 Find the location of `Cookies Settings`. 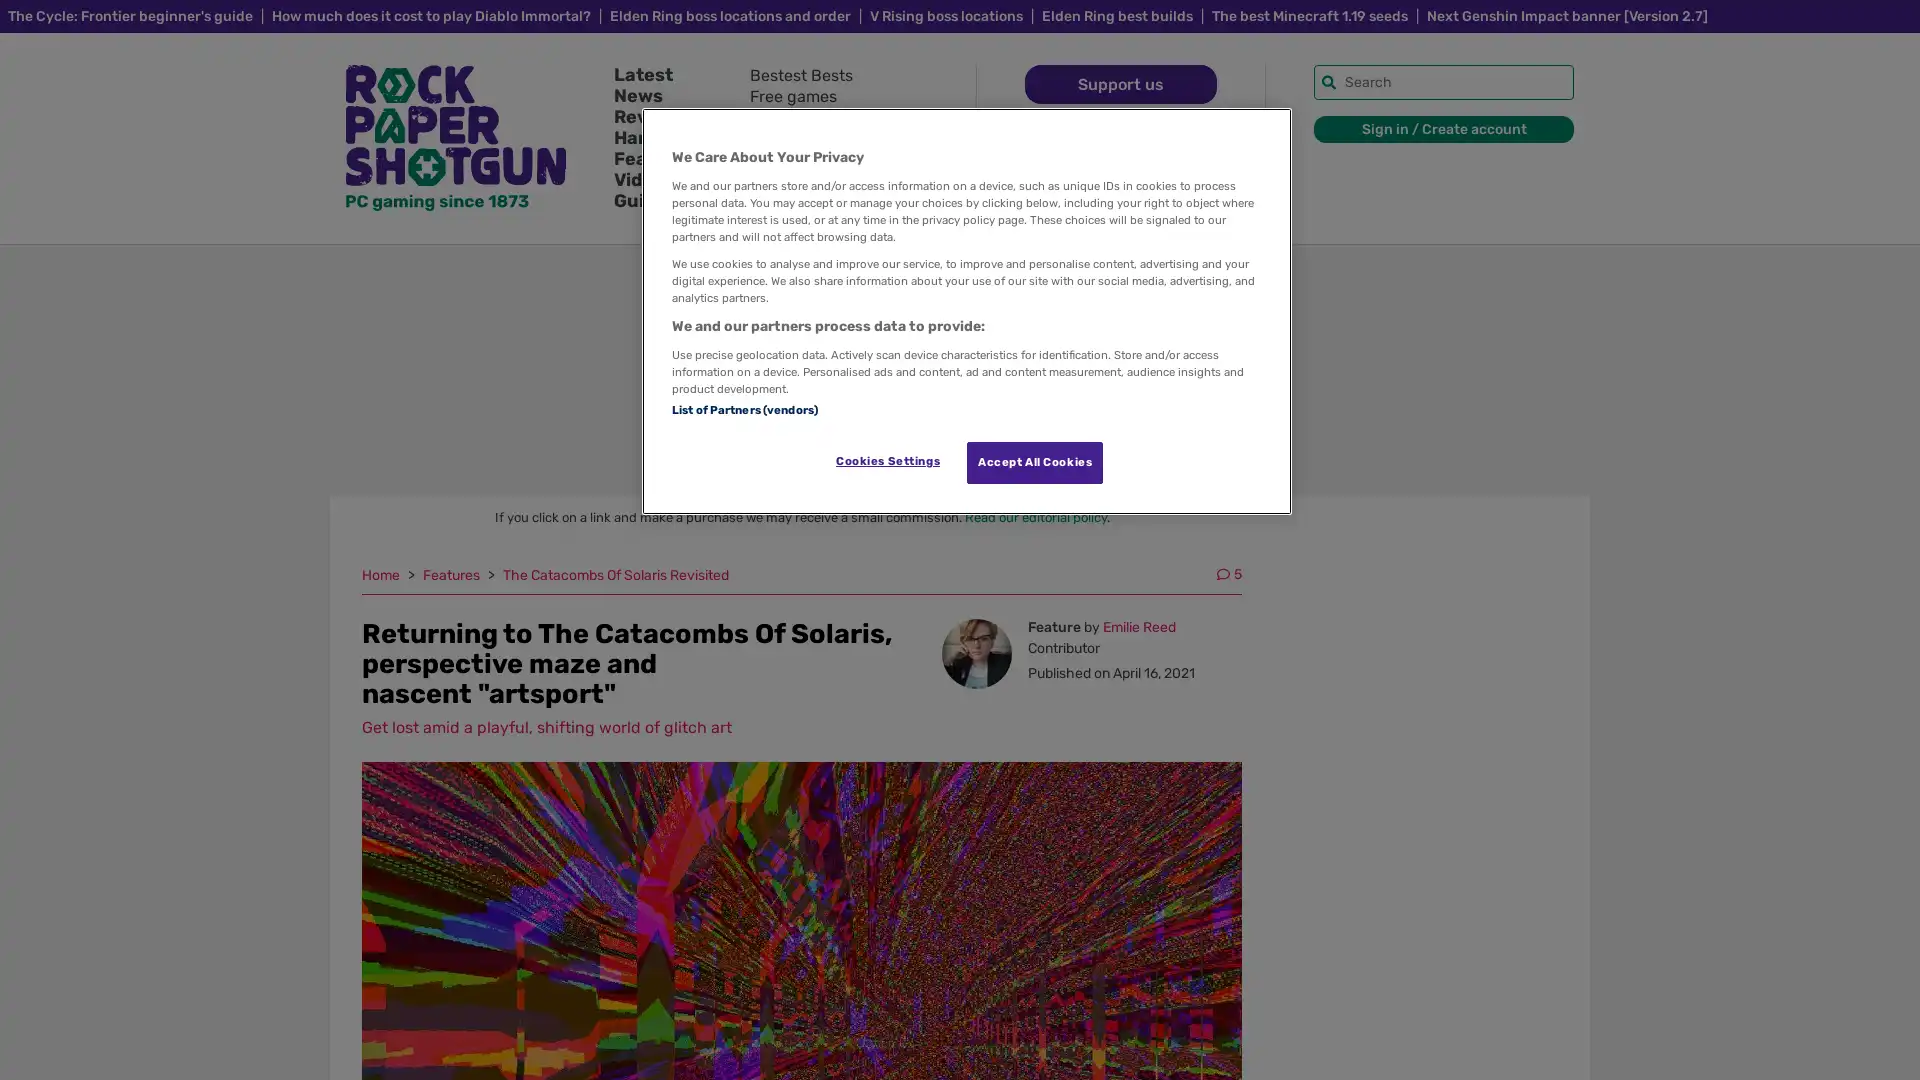

Cookies Settings is located at coordinates (886, 461).